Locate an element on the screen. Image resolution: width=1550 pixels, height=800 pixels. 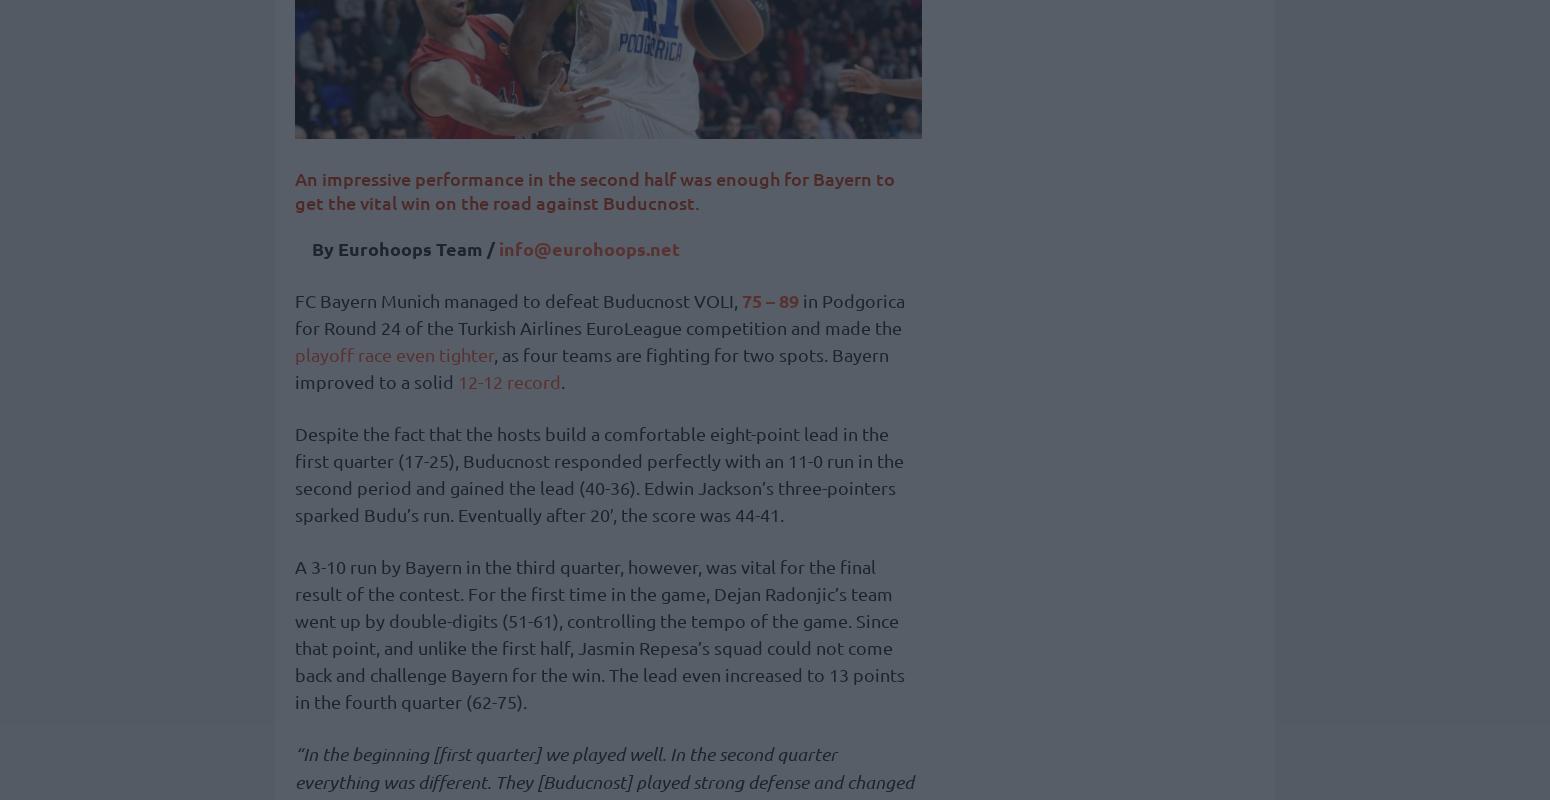
'playoff race even tighter' is located at coordinates (294, 354).